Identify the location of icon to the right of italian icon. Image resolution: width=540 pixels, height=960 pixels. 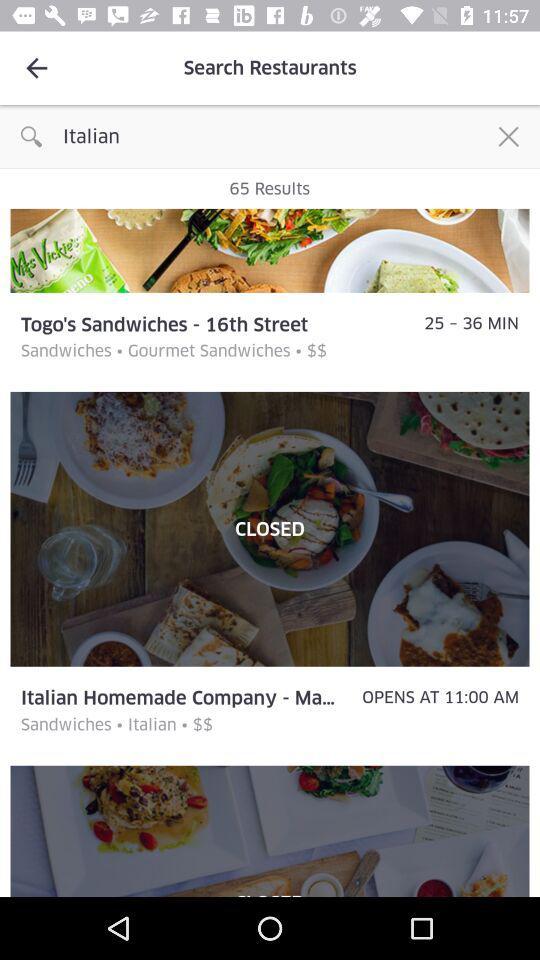
(508, 135).